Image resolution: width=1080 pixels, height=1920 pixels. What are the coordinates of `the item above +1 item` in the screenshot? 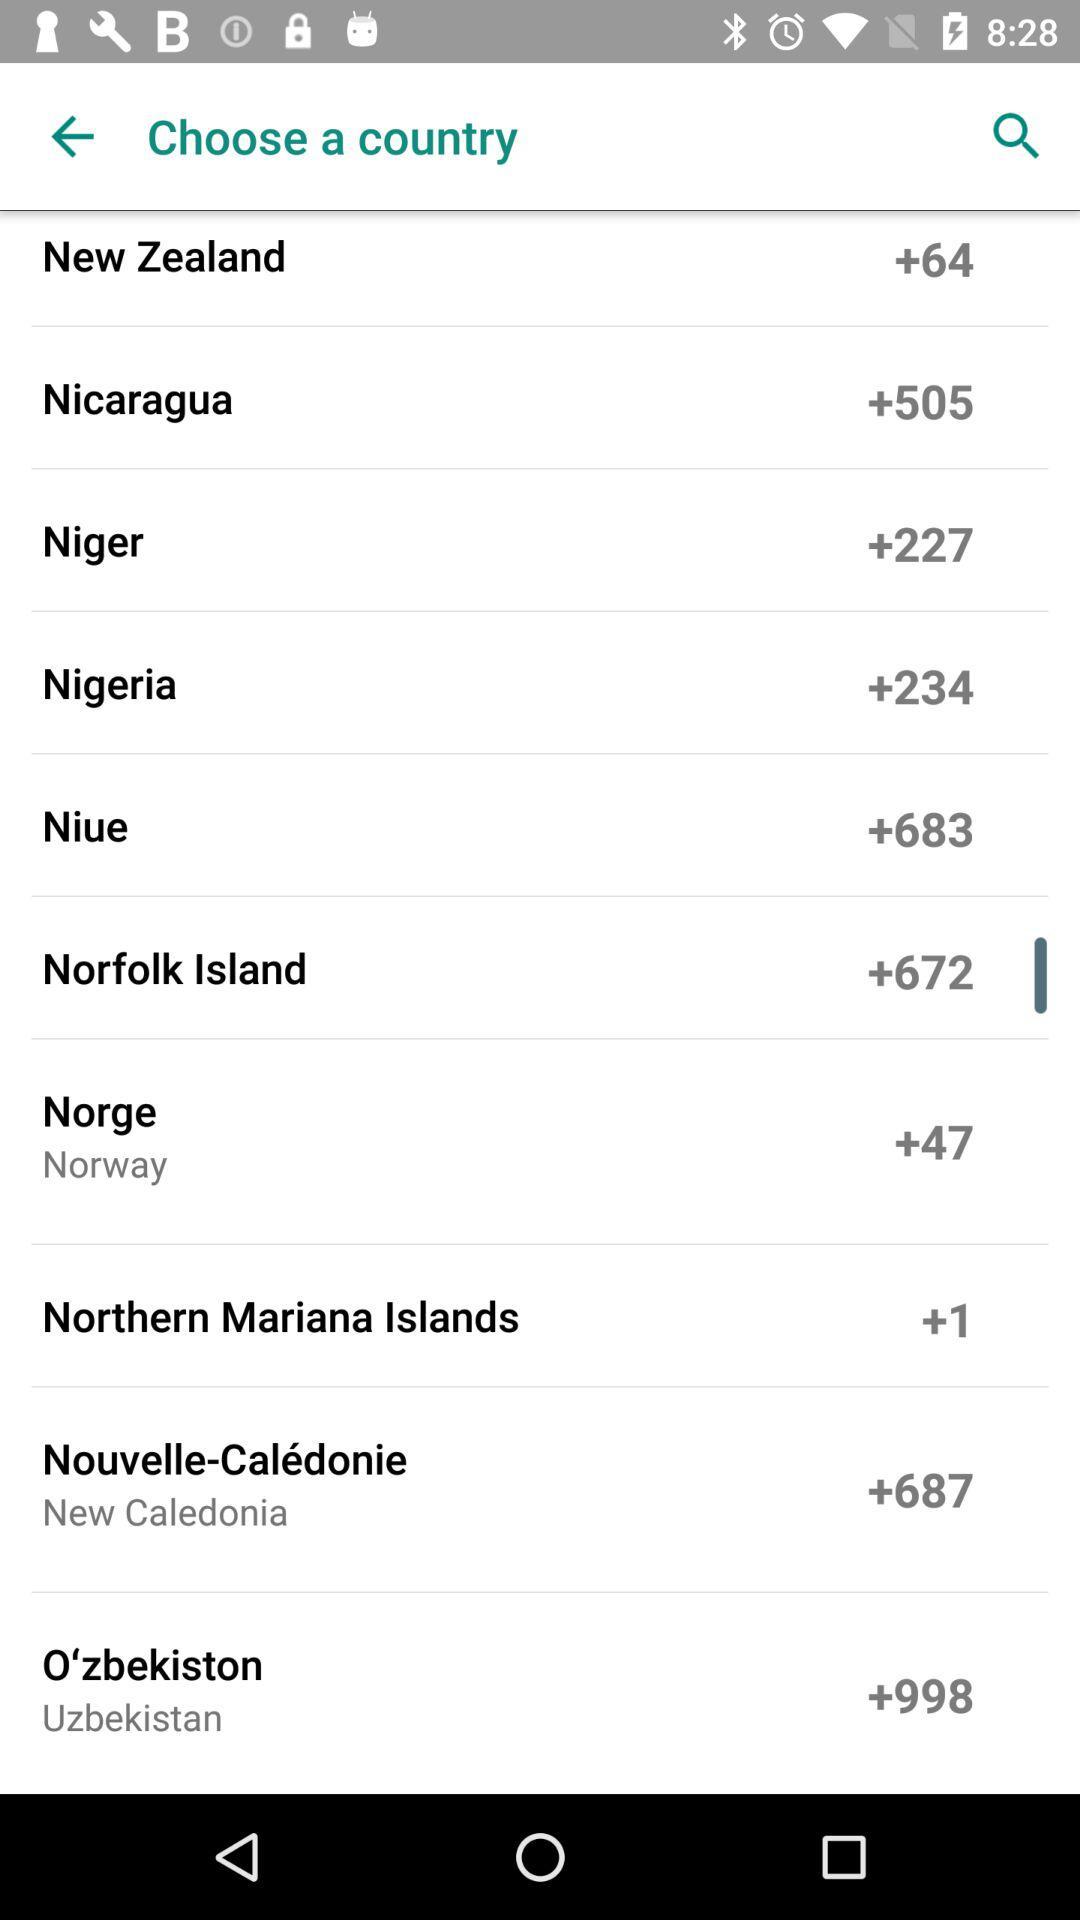 It's located at (934, 1141).